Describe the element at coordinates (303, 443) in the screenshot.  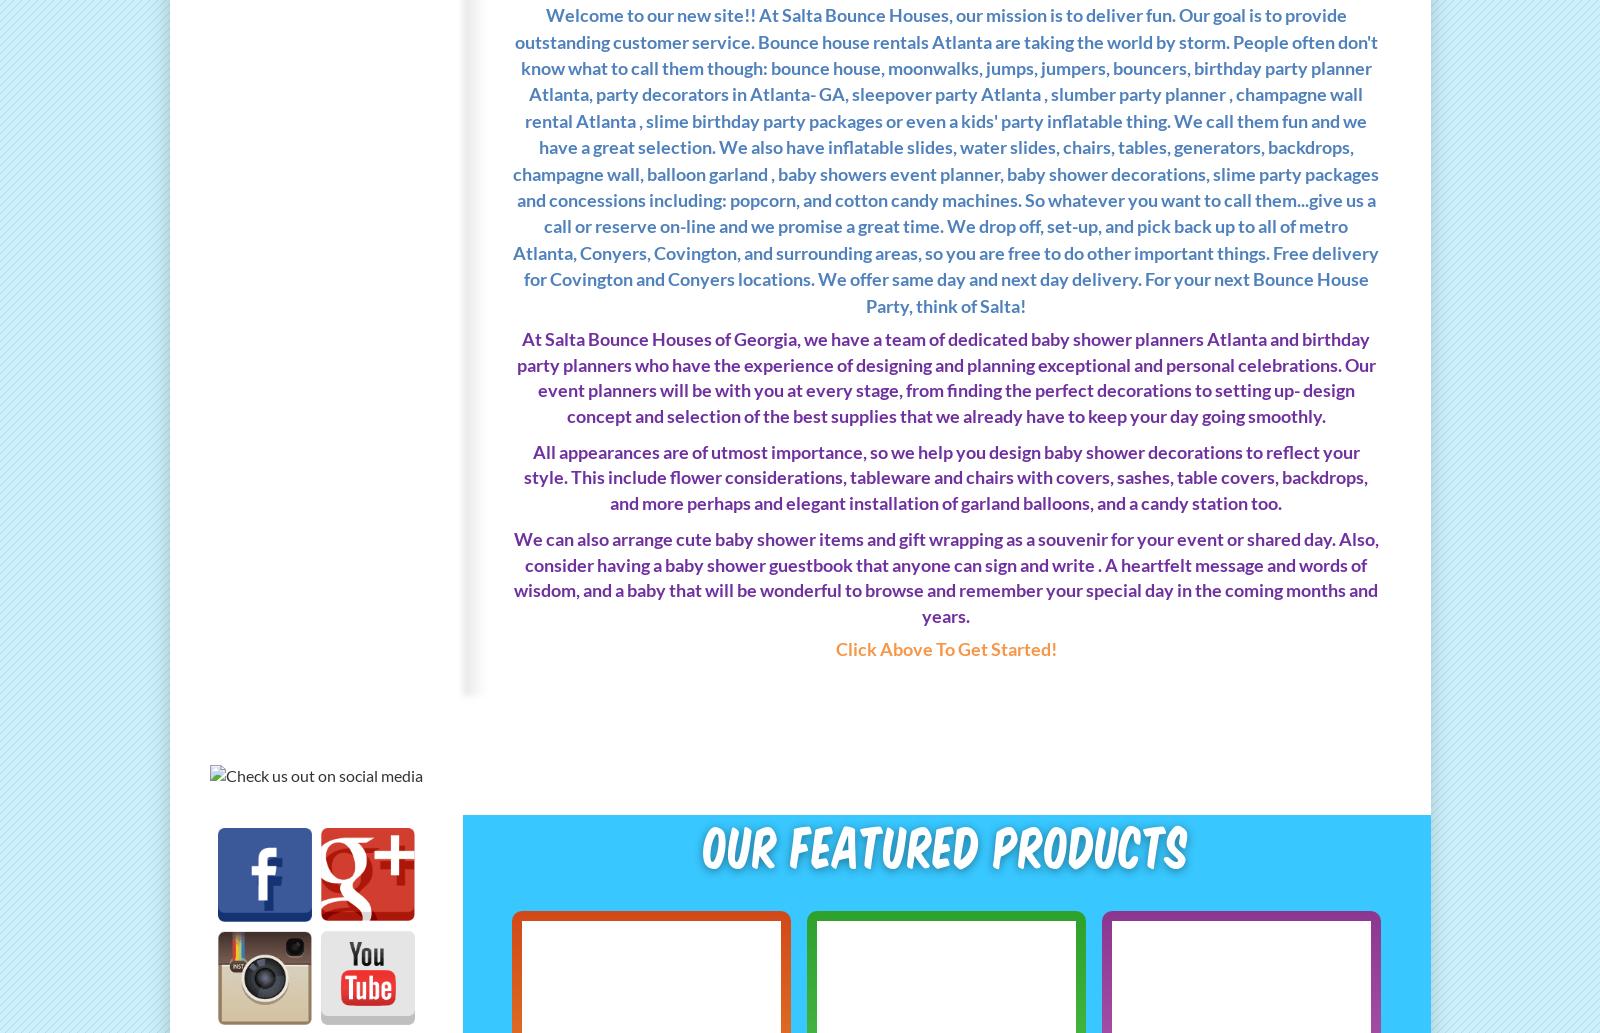
I see `'Tables, Chairs, and Covers'` at that location.